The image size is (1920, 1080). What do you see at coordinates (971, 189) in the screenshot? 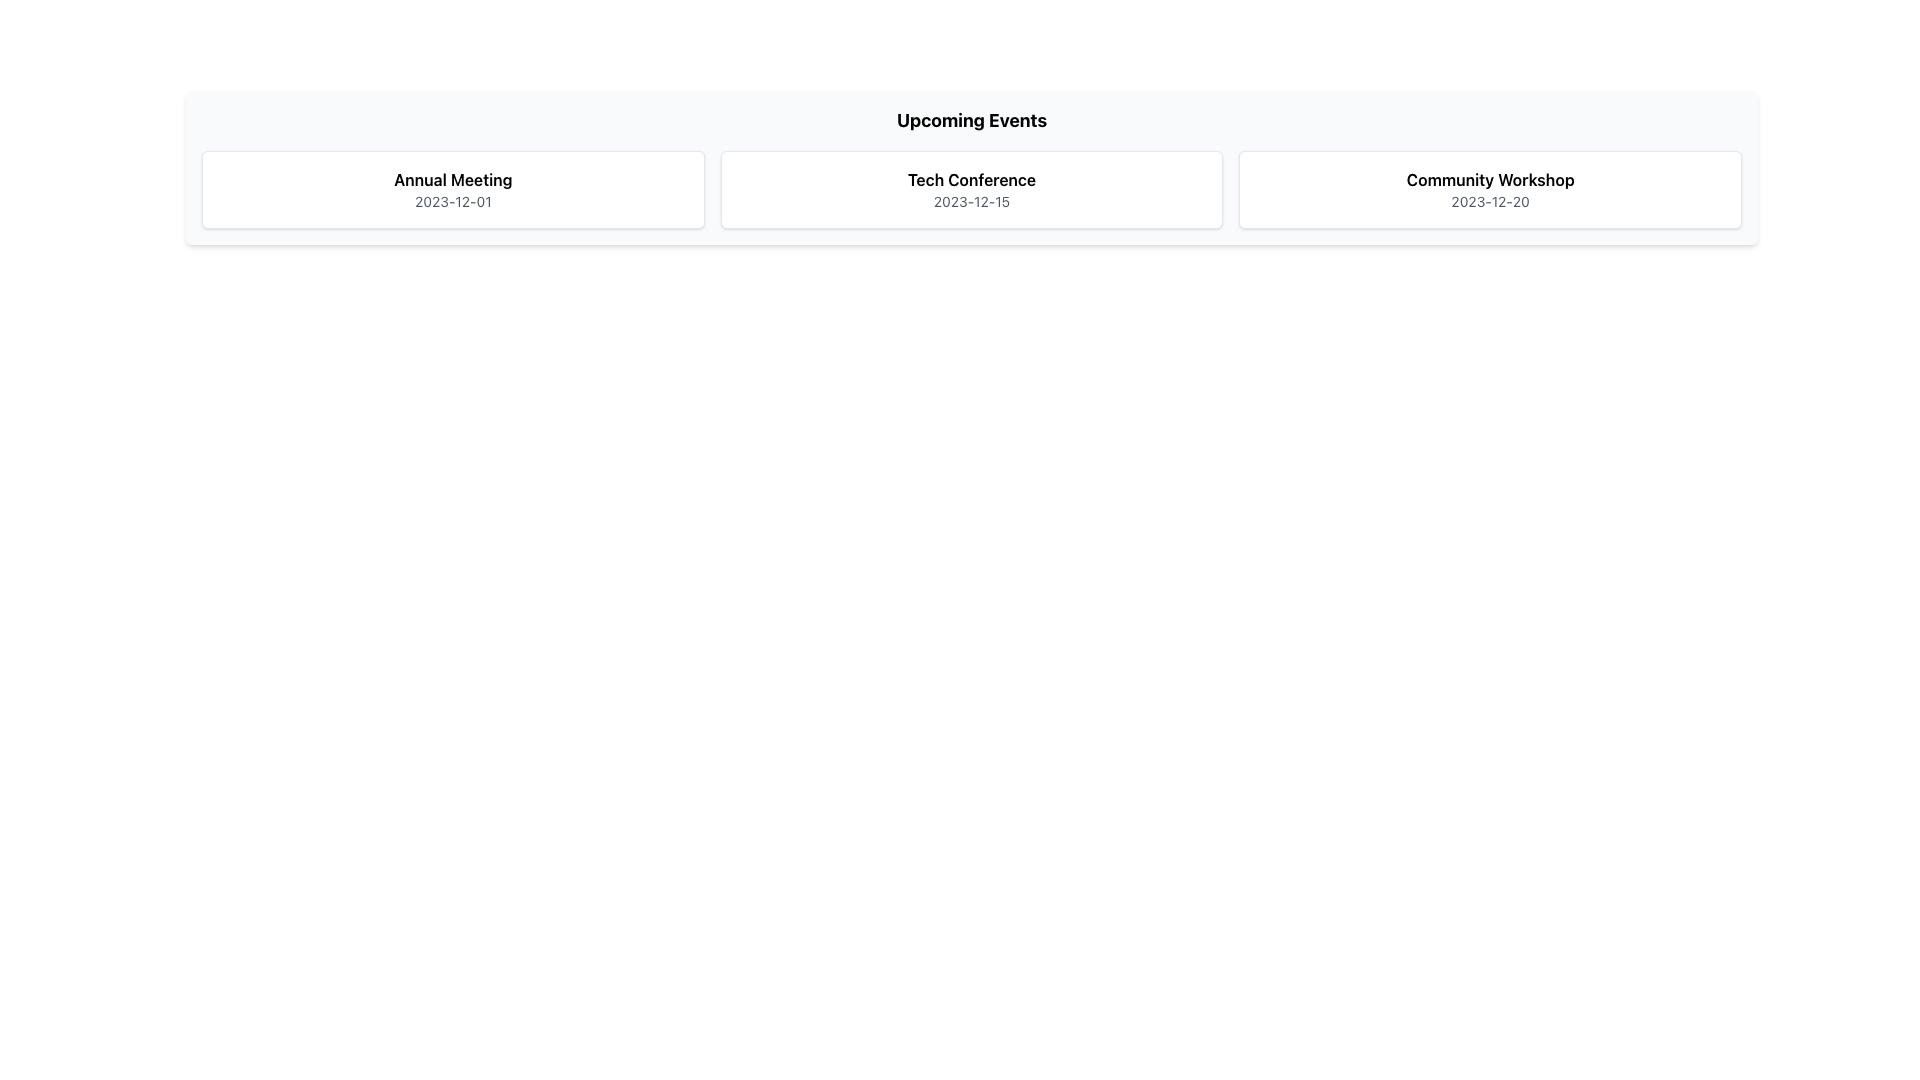
I see `event information displayed in the Text Display Element within the second card of the 'Upcoming Events' section, which shows 'Tech Conference' and the date '2023-12-15'` at bounding box center [971, 189].